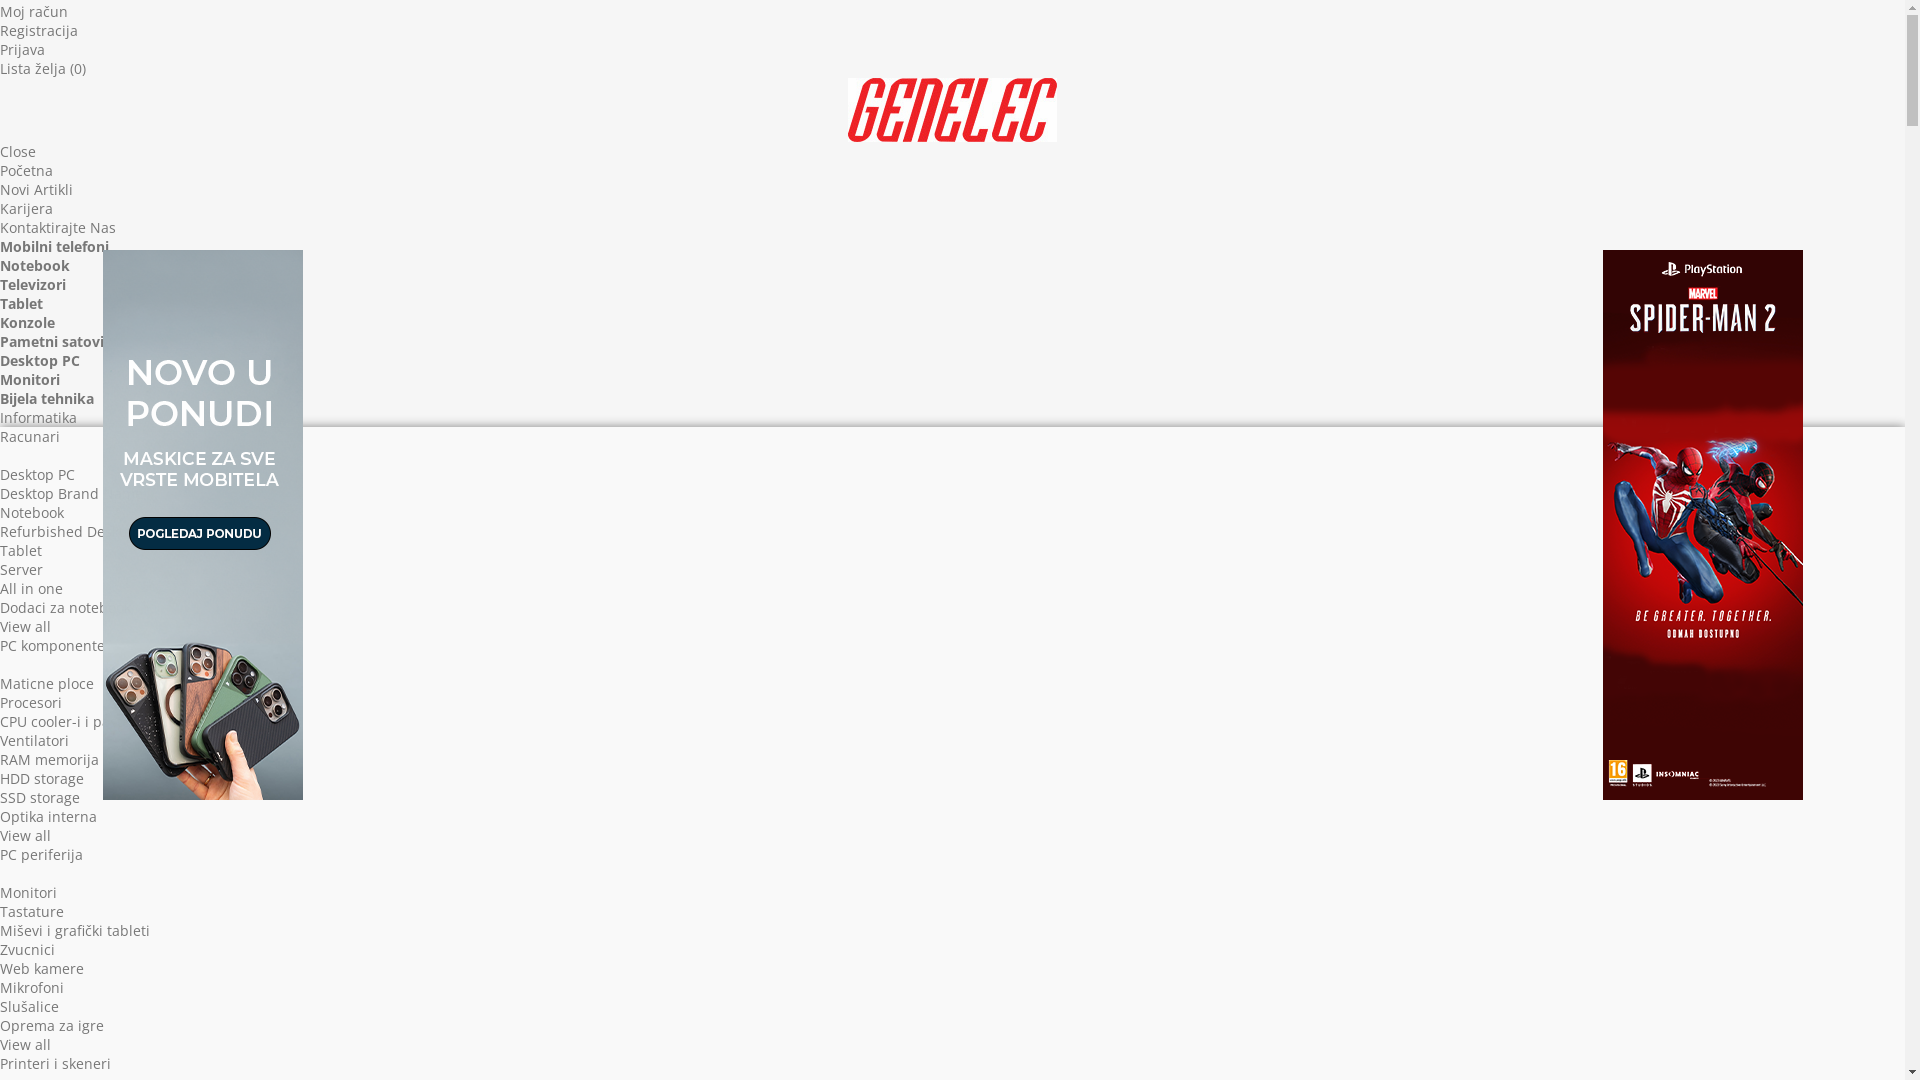 Image resolution: width=1920 pixels, height=1080 pixels. What do you see at coordinates (0, 321) in the screenshot?
I see `'Konzole'` at bounding box center [0, 321].